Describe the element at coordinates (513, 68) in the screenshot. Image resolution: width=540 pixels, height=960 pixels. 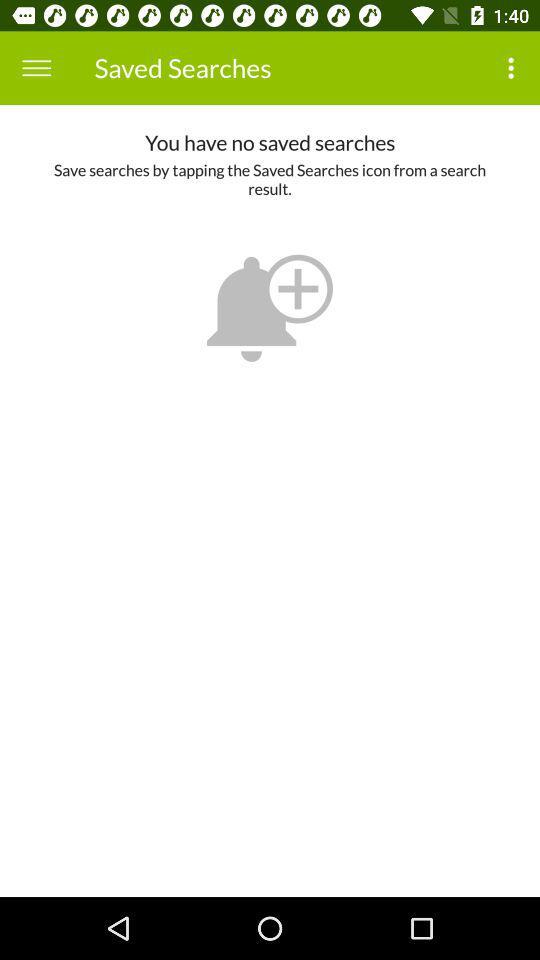
I see `item at the top right corner` at that location.